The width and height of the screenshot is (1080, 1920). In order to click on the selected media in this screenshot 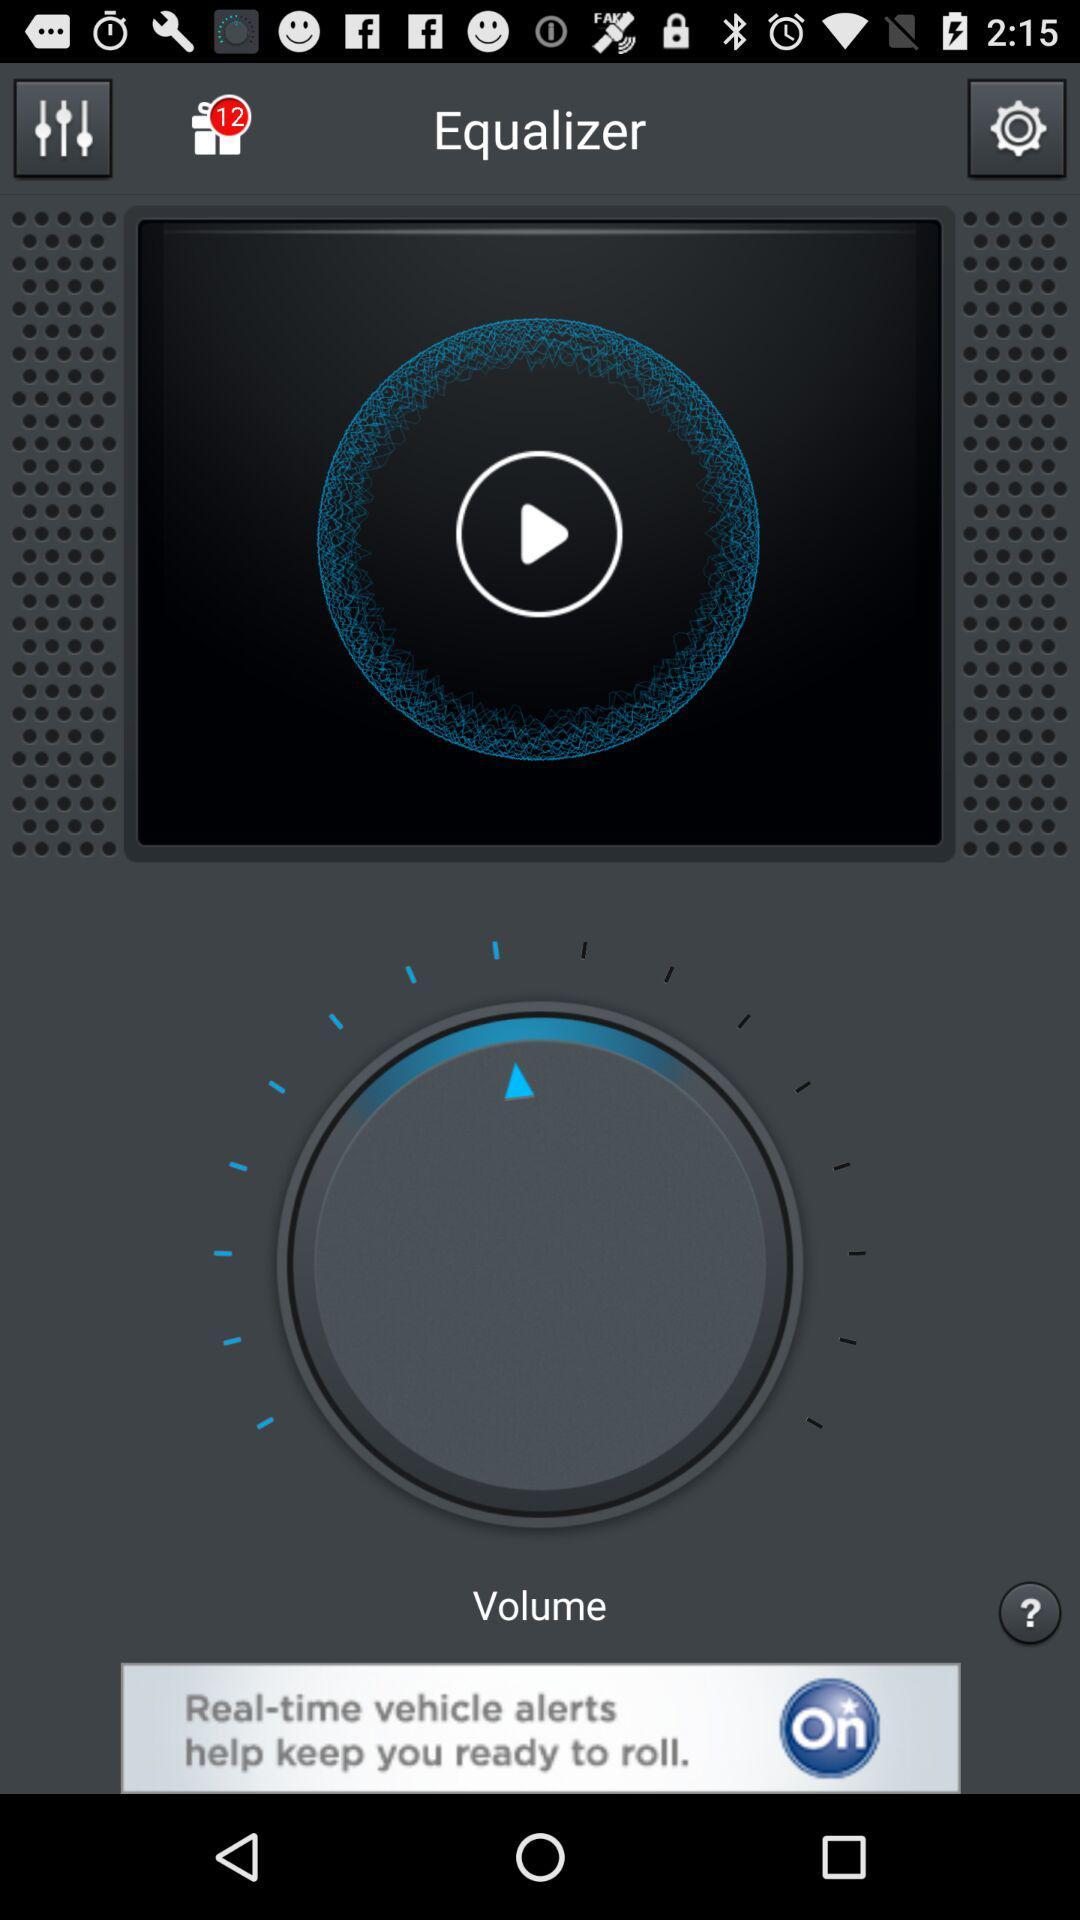, I will do `click(538, 533)`.